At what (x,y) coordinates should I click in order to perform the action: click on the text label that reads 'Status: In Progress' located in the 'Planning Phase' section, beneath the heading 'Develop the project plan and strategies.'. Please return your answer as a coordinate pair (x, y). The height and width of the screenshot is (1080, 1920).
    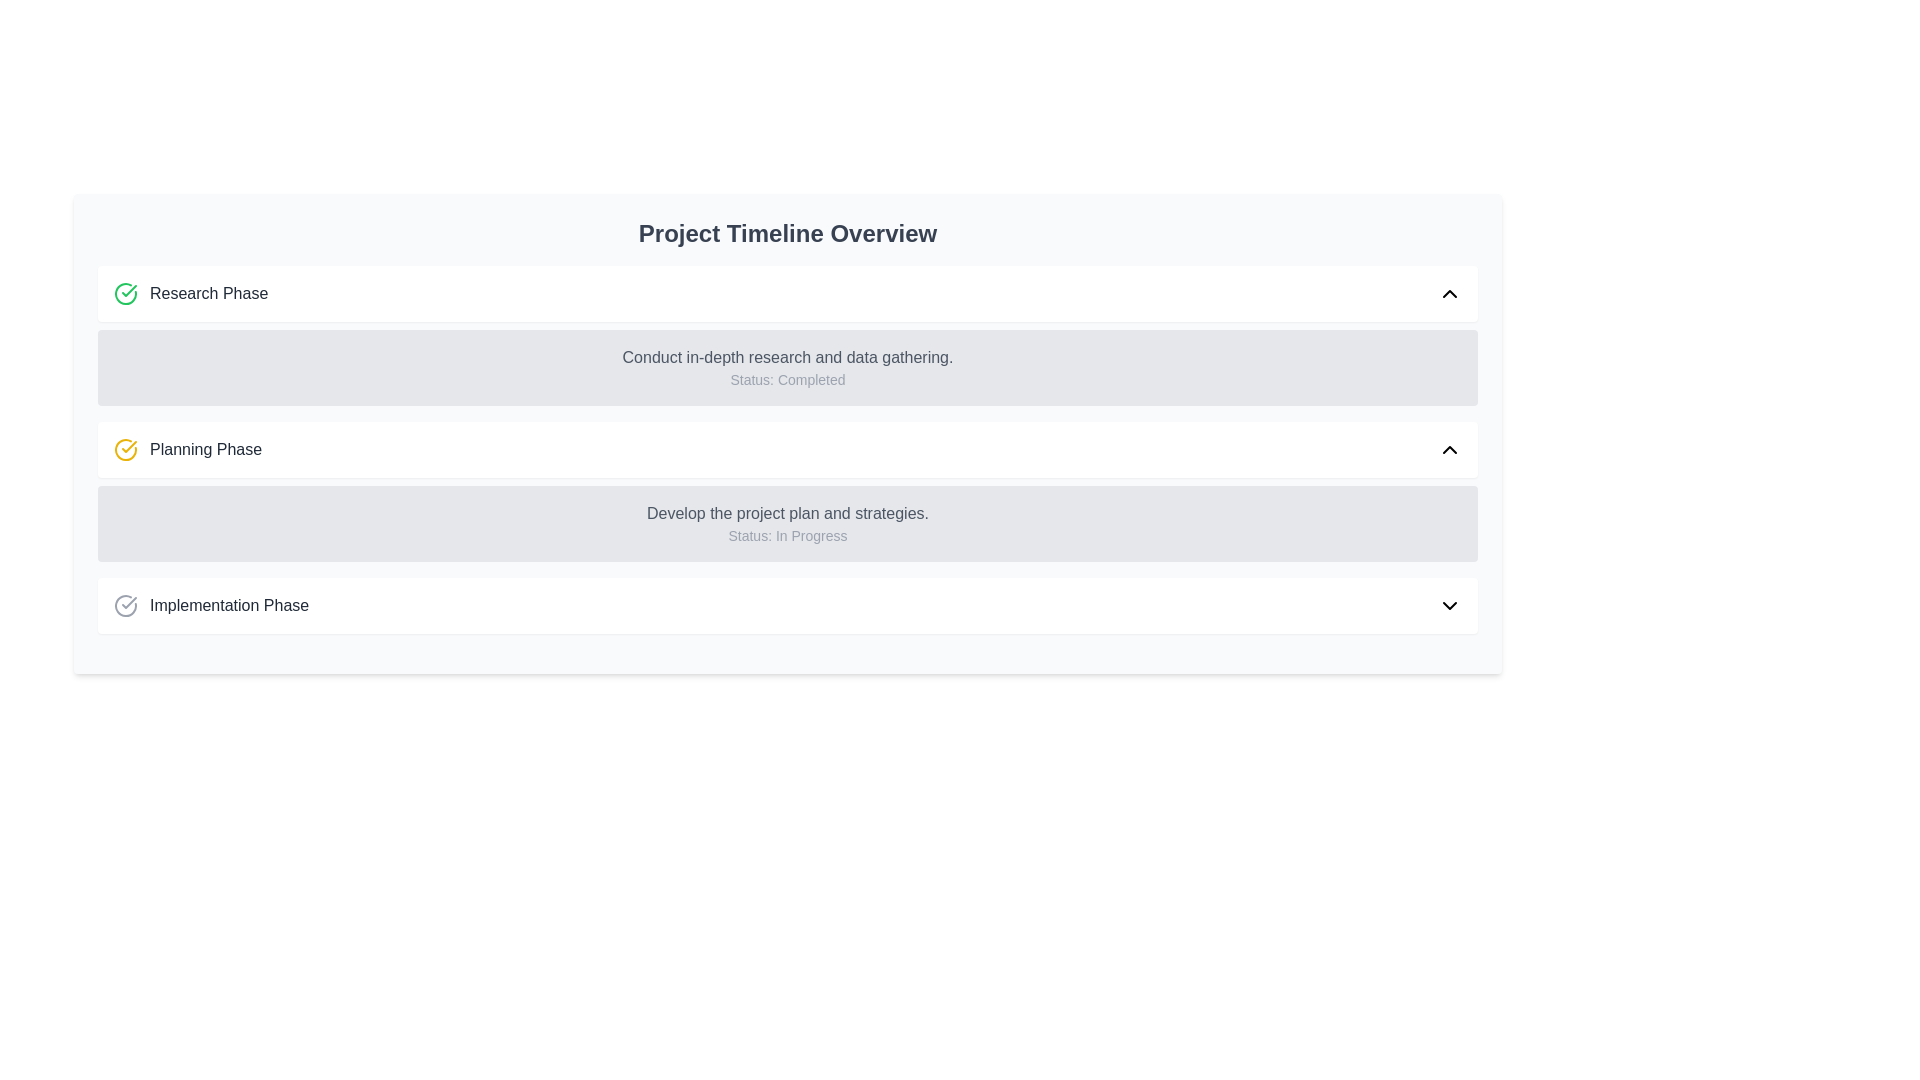
    Looking at the image, I should click on (786, 535).